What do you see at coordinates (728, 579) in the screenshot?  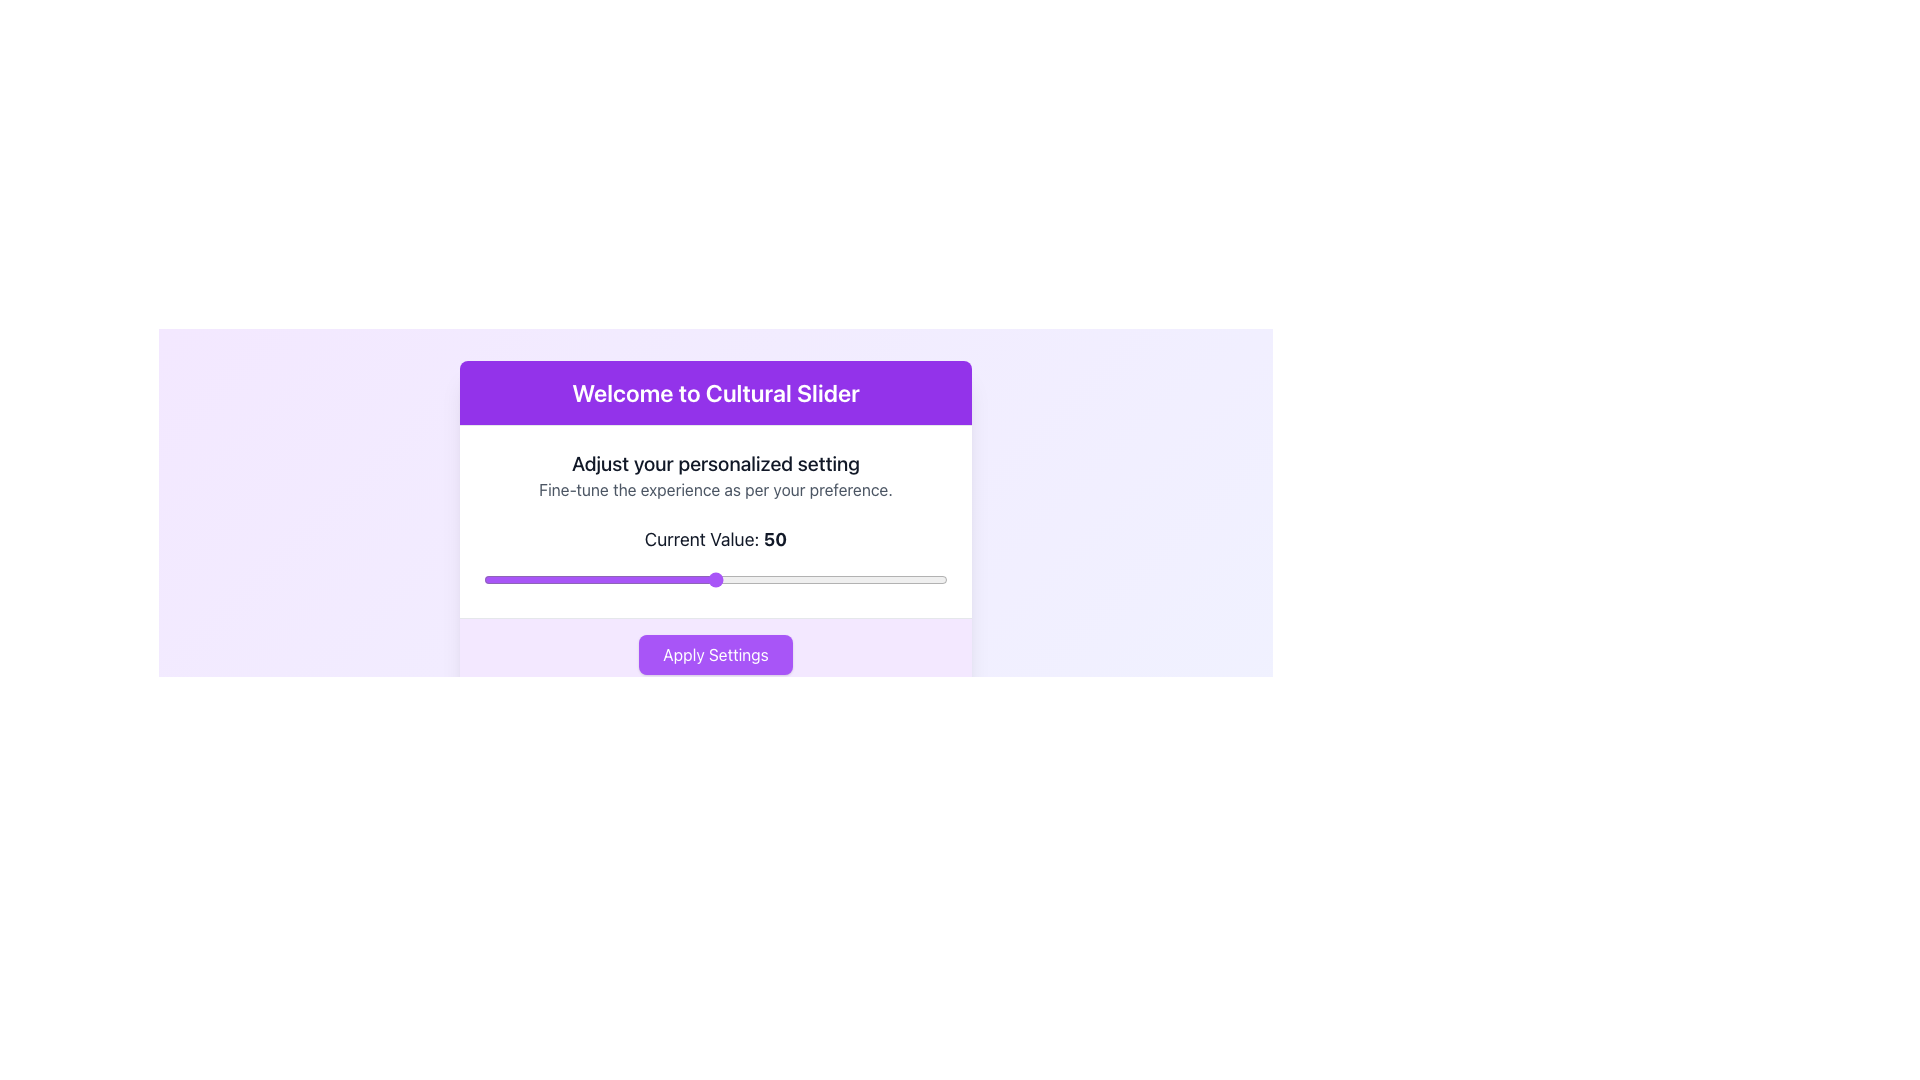 I see `the slider` at bounding box center [728, 579].